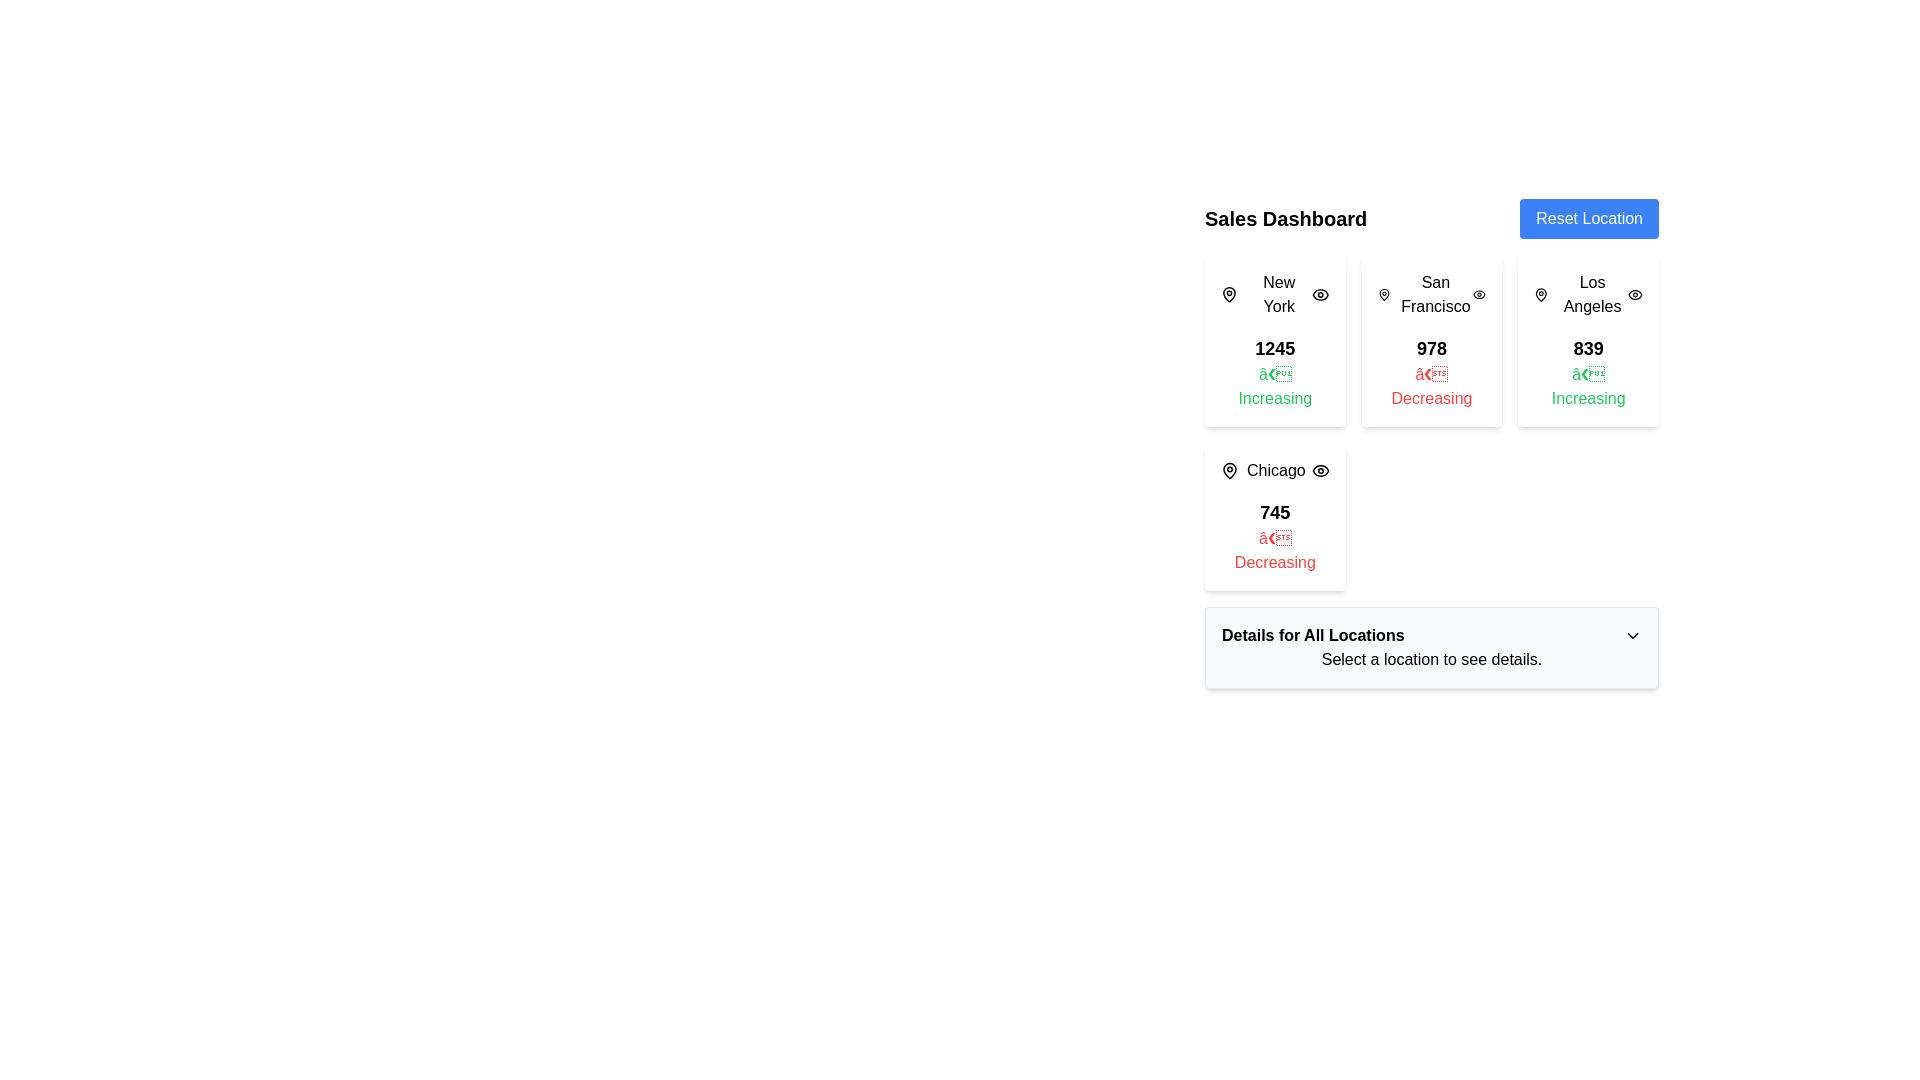 Image resolution: width=1920 pixels, height=1080 pixels. What do you see at coordinates (1383, 294) in the screenshot?
I see `the map pin icon located beside the text 'San Francisco' in the Sales Dashboard` at bounding box center [1383, 294].